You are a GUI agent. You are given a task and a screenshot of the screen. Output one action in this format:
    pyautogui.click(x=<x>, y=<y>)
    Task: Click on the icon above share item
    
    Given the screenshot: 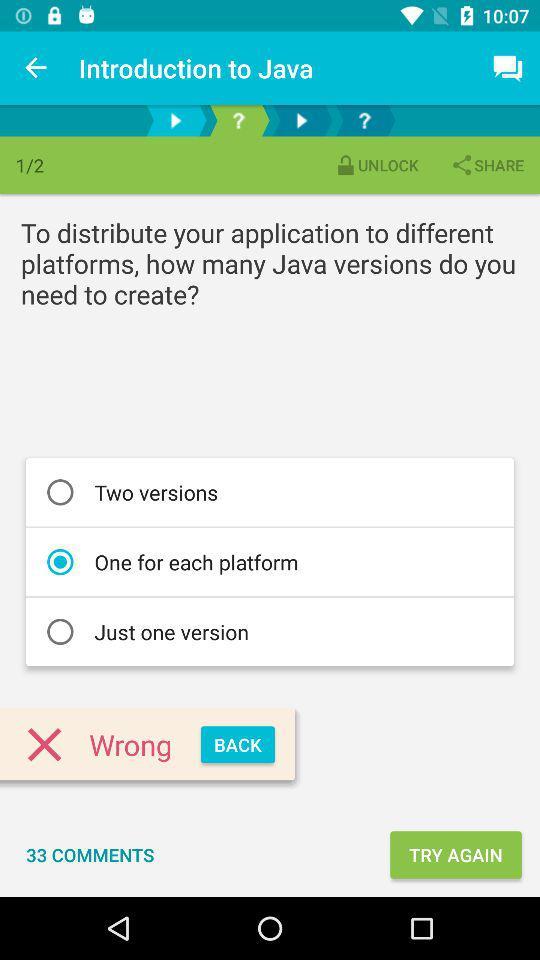 What is the action you would take?
    pyautogui.click(x=508, y=68)
    